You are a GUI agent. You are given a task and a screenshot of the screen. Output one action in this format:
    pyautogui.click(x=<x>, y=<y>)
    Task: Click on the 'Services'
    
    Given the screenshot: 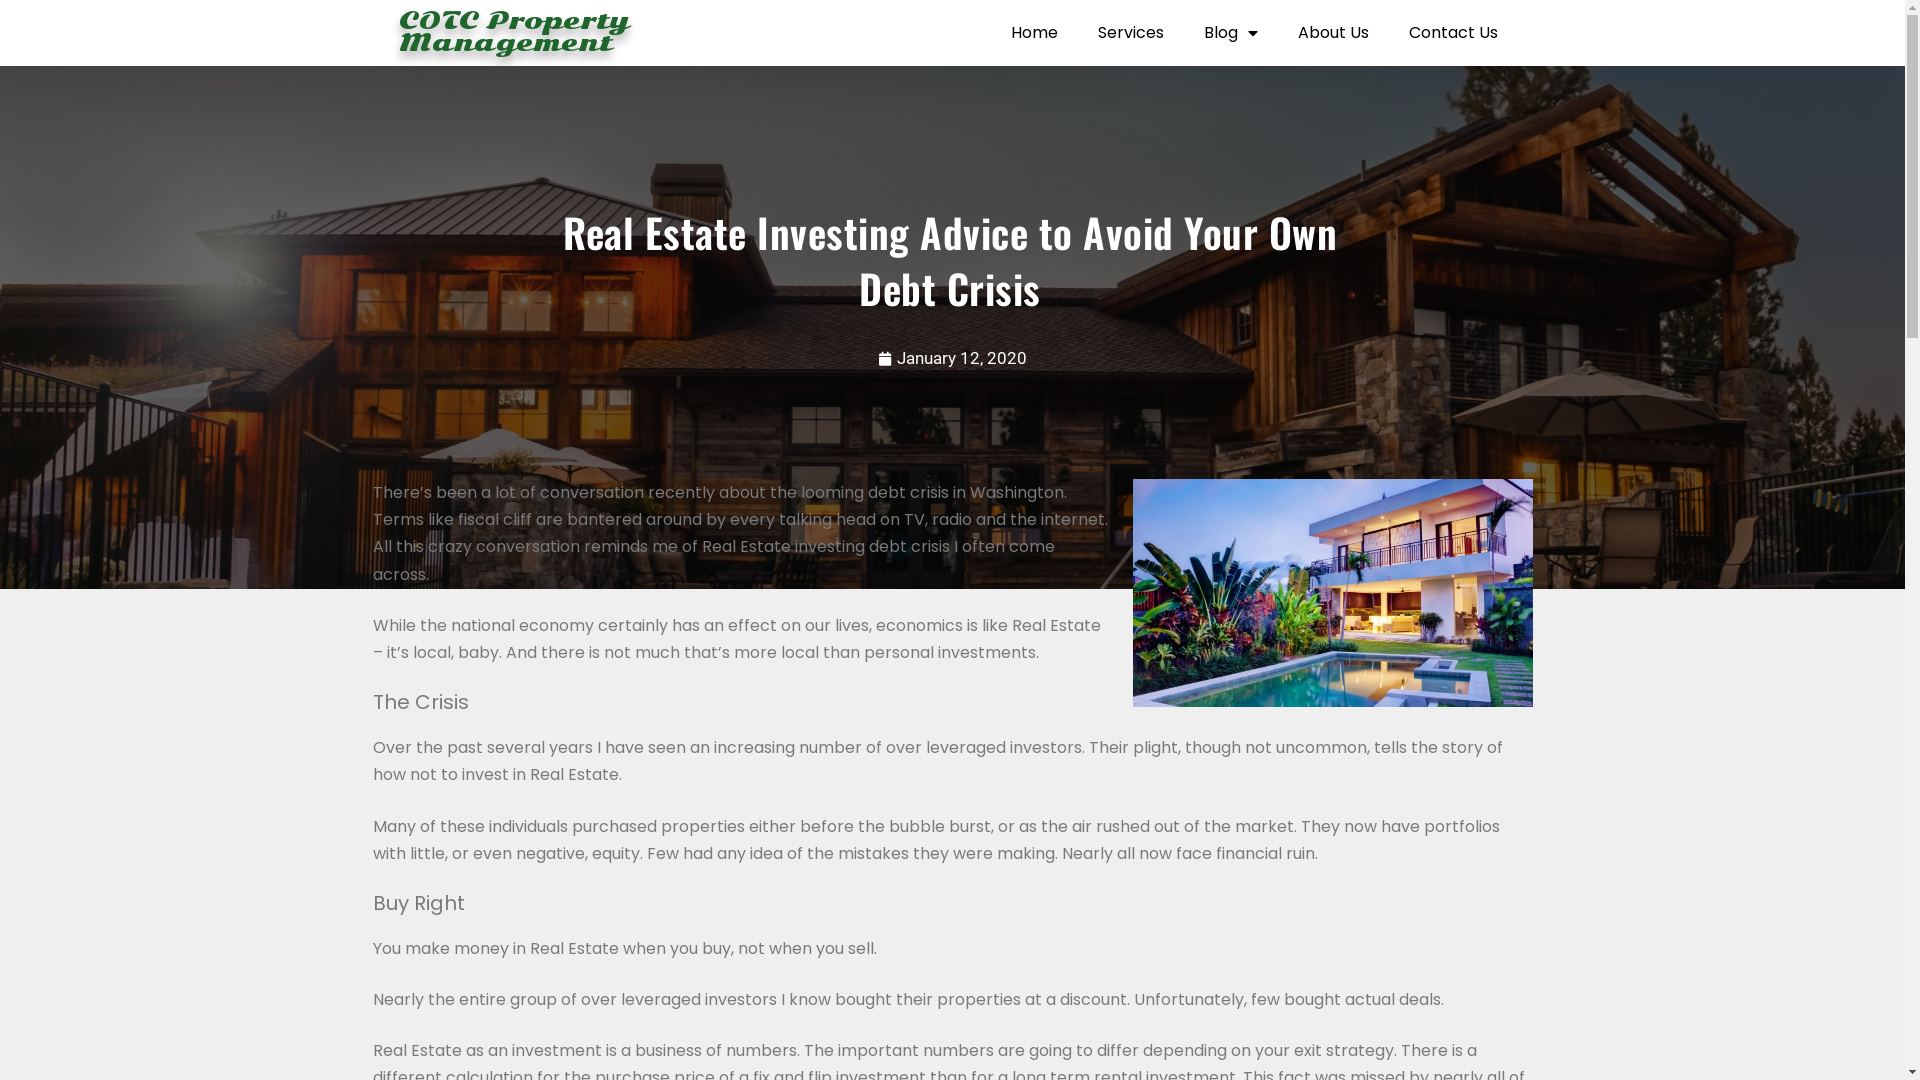 What is the action you would take?
    pyautogui.click(x=1077, y=33)
    